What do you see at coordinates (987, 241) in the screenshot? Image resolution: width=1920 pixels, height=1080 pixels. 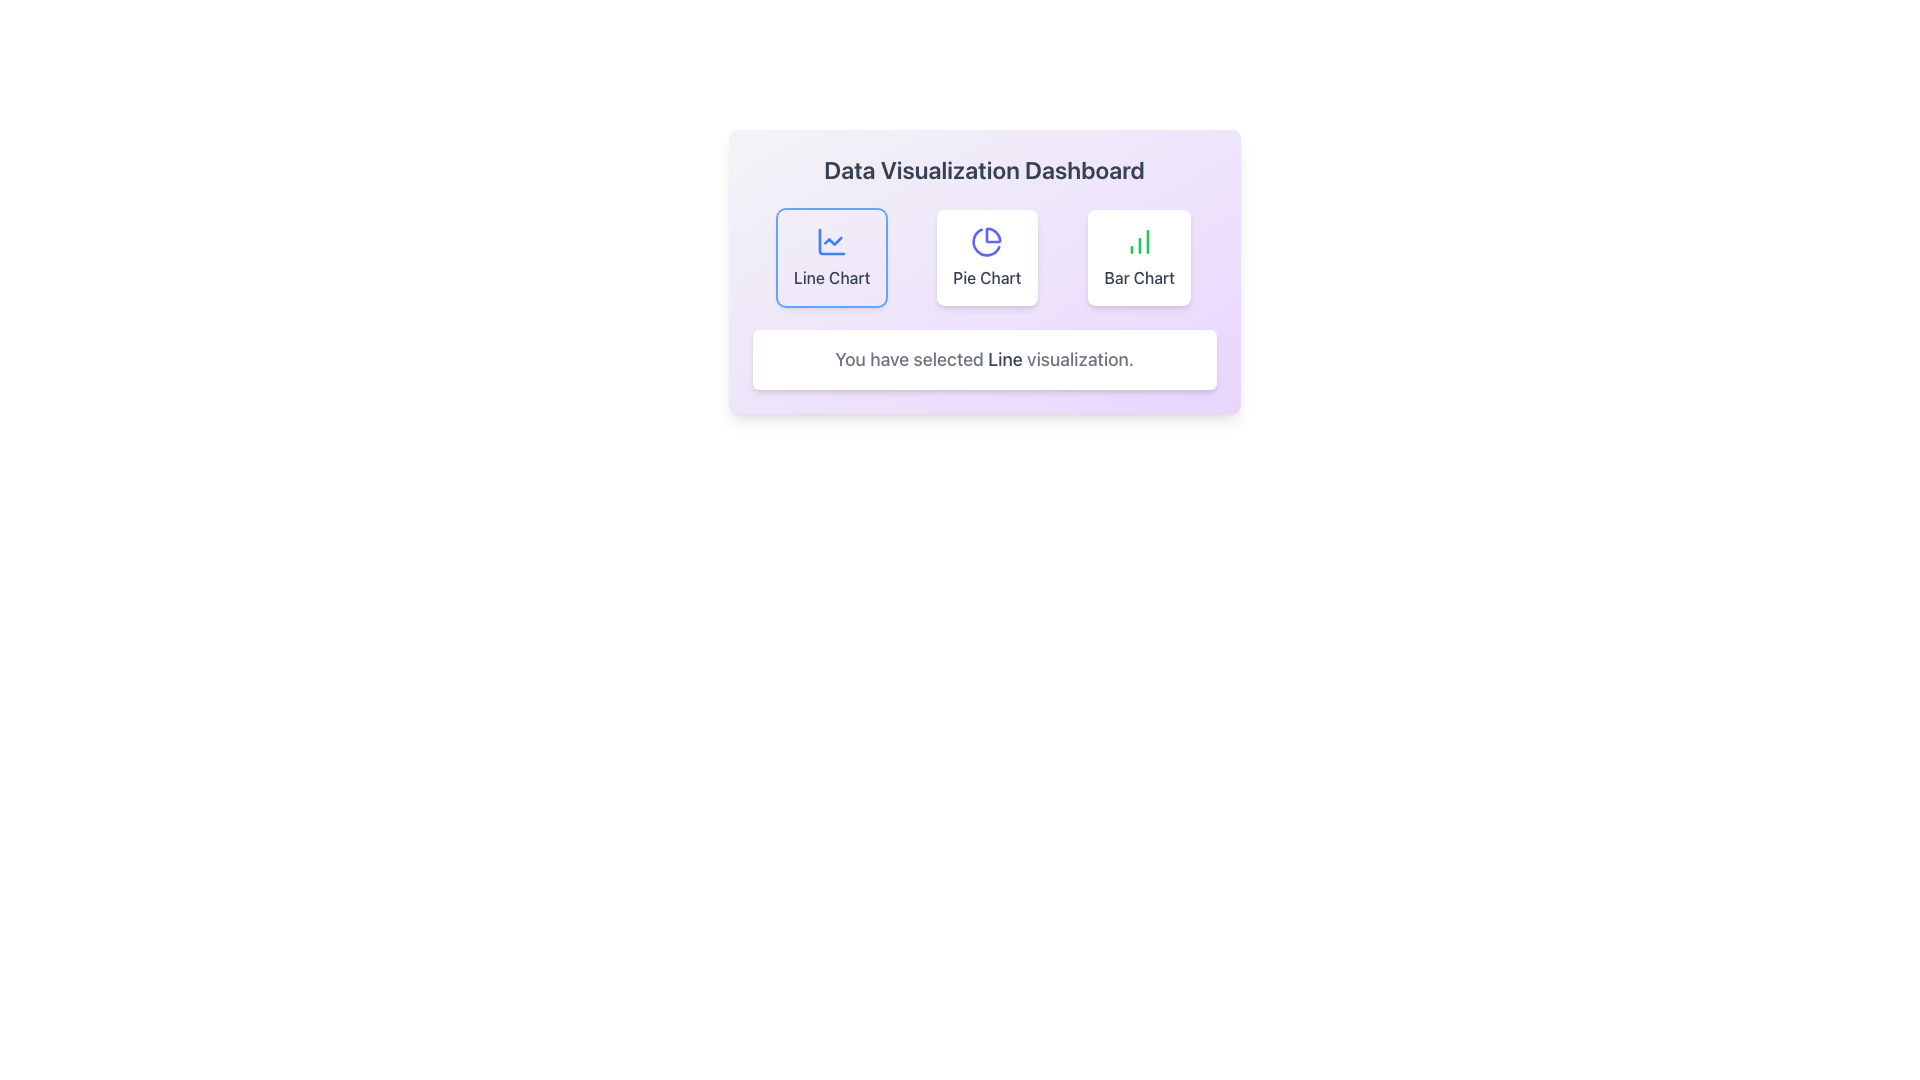 I see `the decorative pie chart icon located centrally within the 'Pie Chart' card on the dashboard, positioned between the 'Line Chart' and 'Bar Chart' cards` at bounding box center [987, 241].